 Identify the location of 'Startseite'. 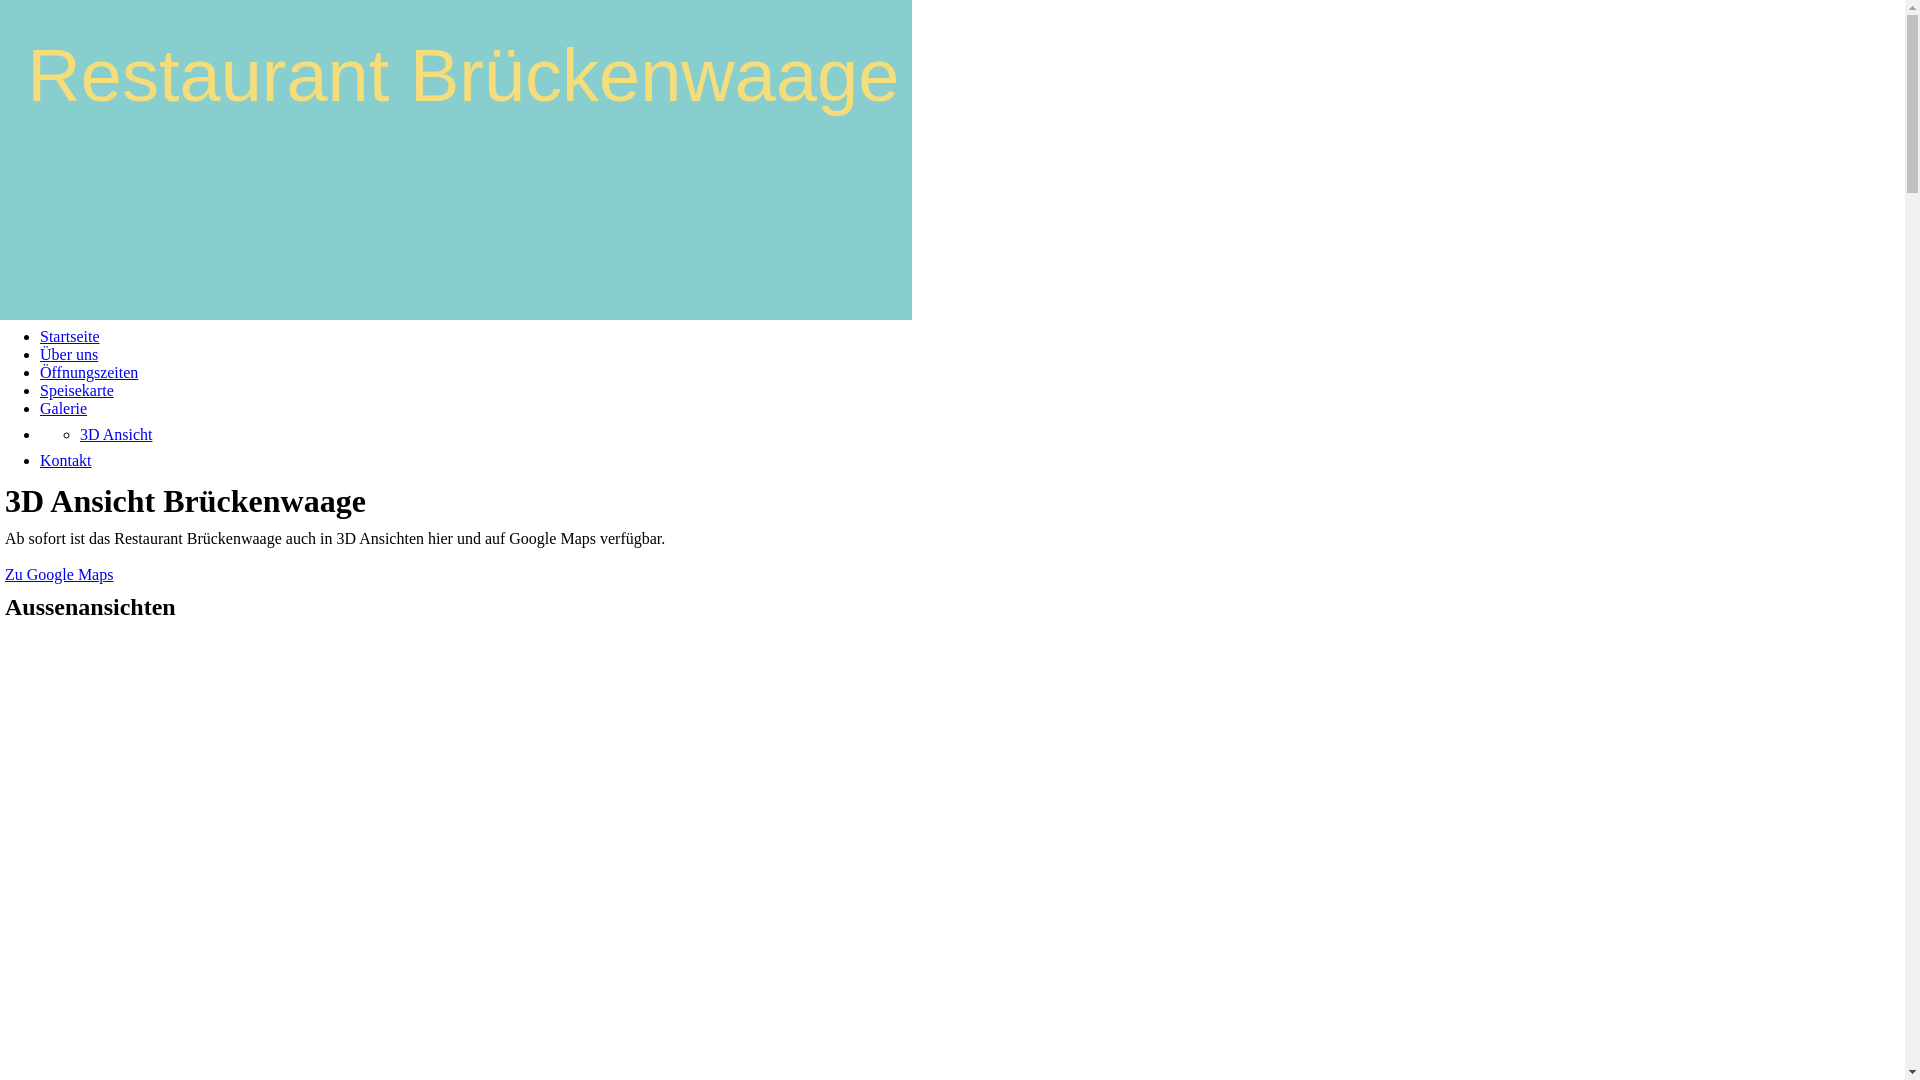
(70, 335).